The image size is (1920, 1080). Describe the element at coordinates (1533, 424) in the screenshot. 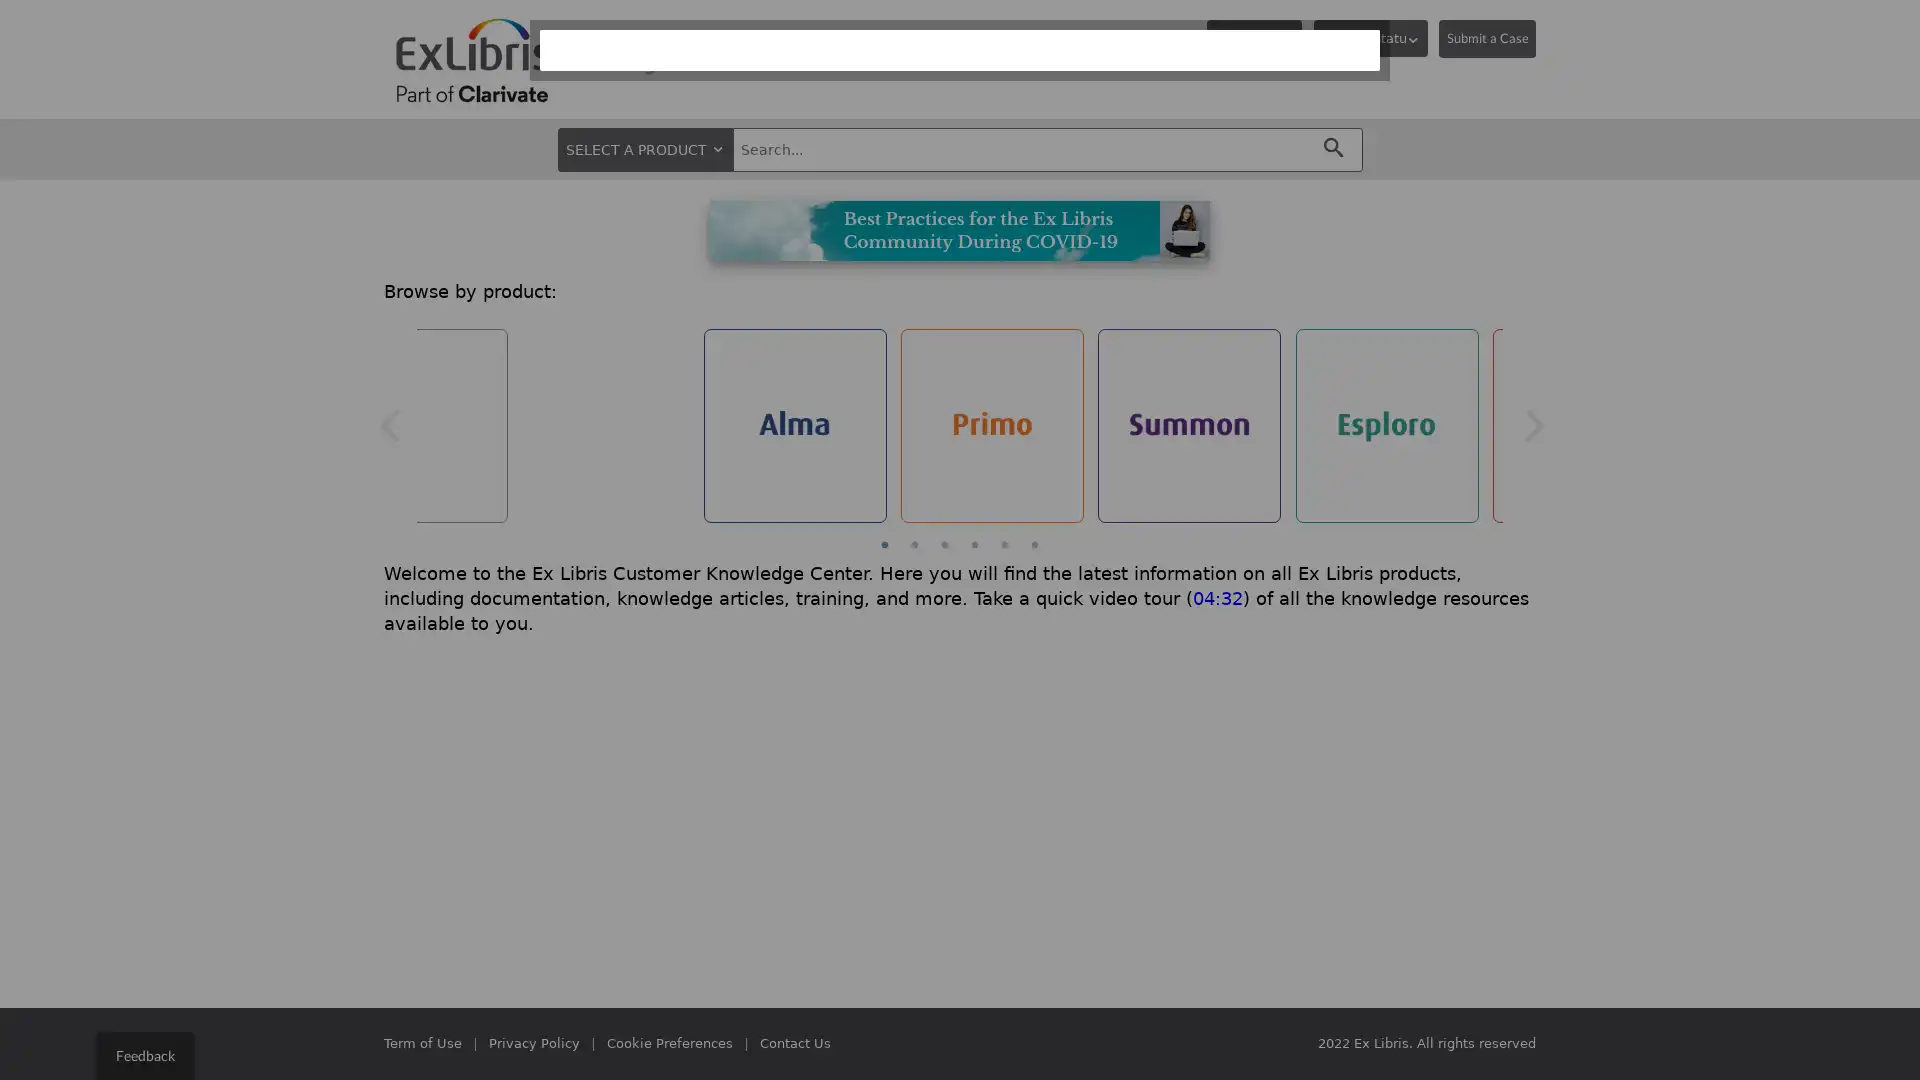

I see `Next` at that location.